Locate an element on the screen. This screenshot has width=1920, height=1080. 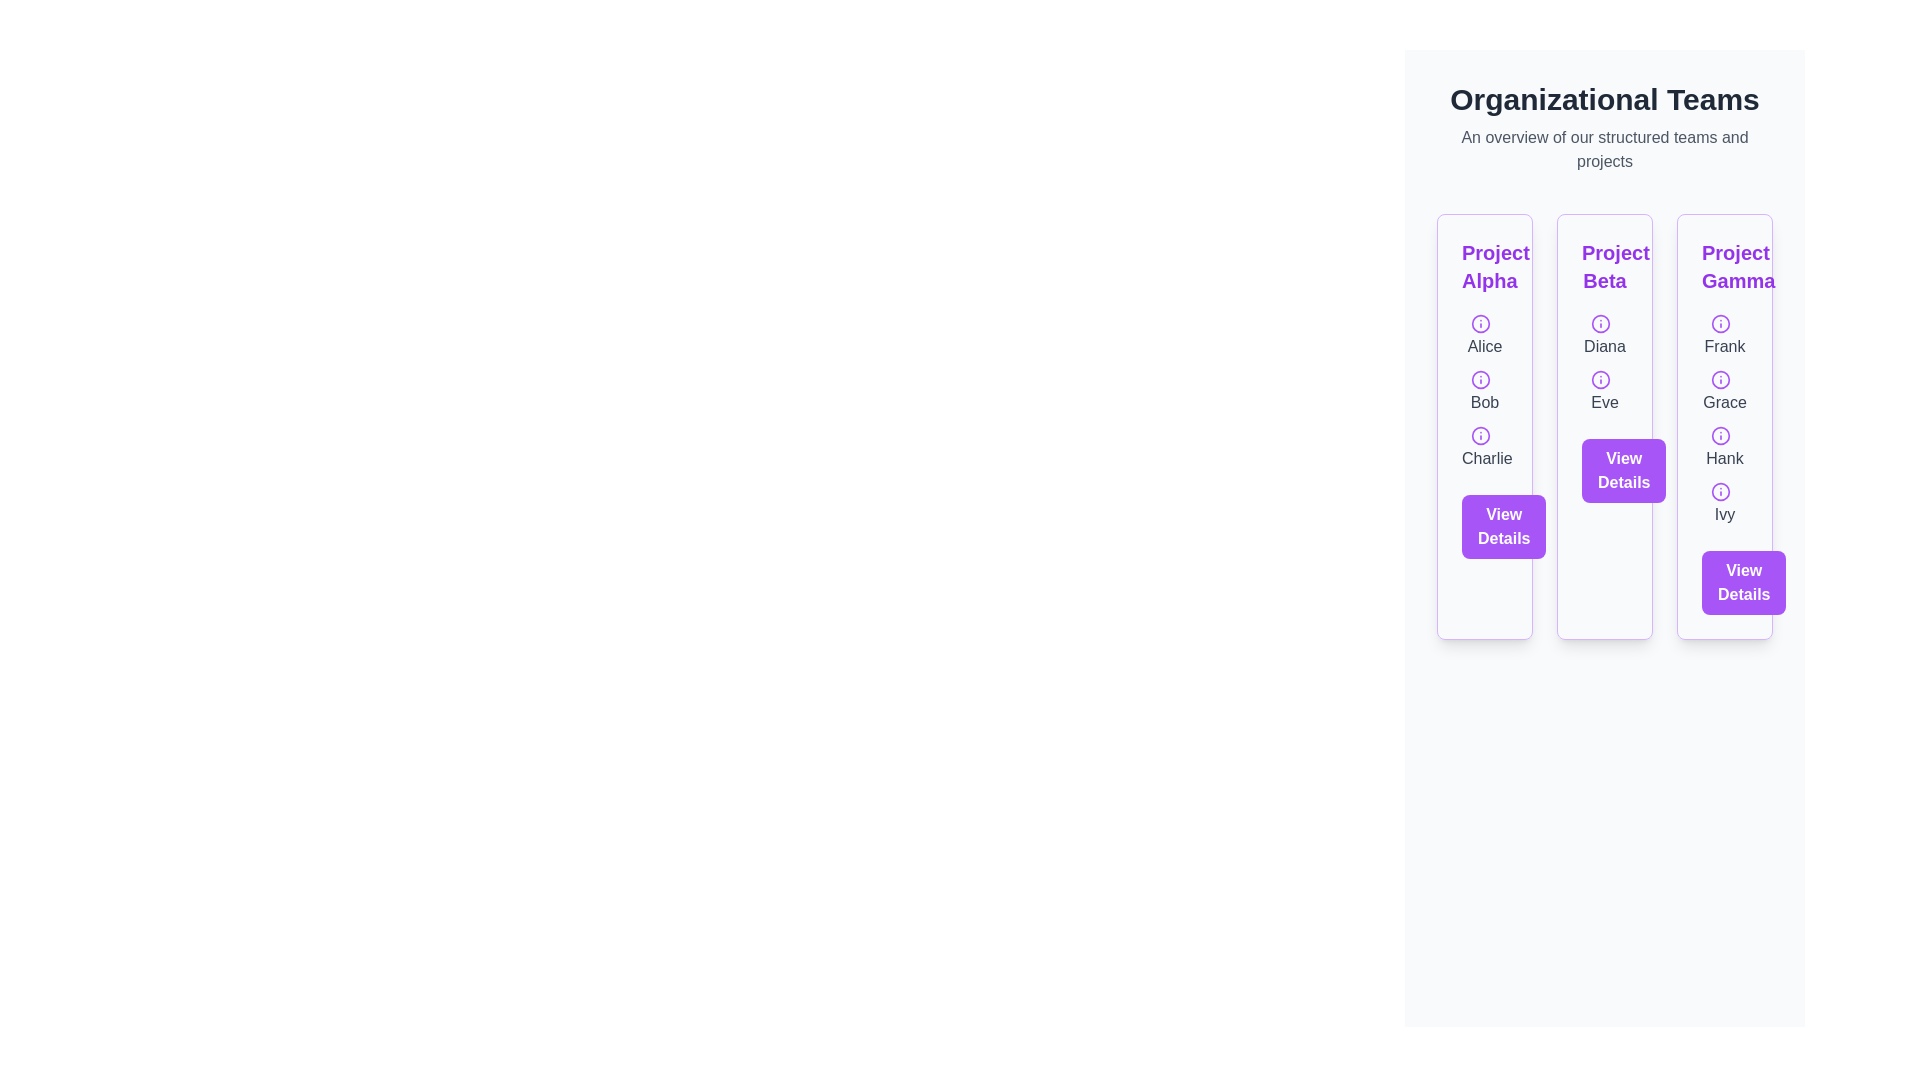
the non-interactive List displaying names associated with the project located in the card labeled 'Project Alpha' is located at coordinates (1484, 390).